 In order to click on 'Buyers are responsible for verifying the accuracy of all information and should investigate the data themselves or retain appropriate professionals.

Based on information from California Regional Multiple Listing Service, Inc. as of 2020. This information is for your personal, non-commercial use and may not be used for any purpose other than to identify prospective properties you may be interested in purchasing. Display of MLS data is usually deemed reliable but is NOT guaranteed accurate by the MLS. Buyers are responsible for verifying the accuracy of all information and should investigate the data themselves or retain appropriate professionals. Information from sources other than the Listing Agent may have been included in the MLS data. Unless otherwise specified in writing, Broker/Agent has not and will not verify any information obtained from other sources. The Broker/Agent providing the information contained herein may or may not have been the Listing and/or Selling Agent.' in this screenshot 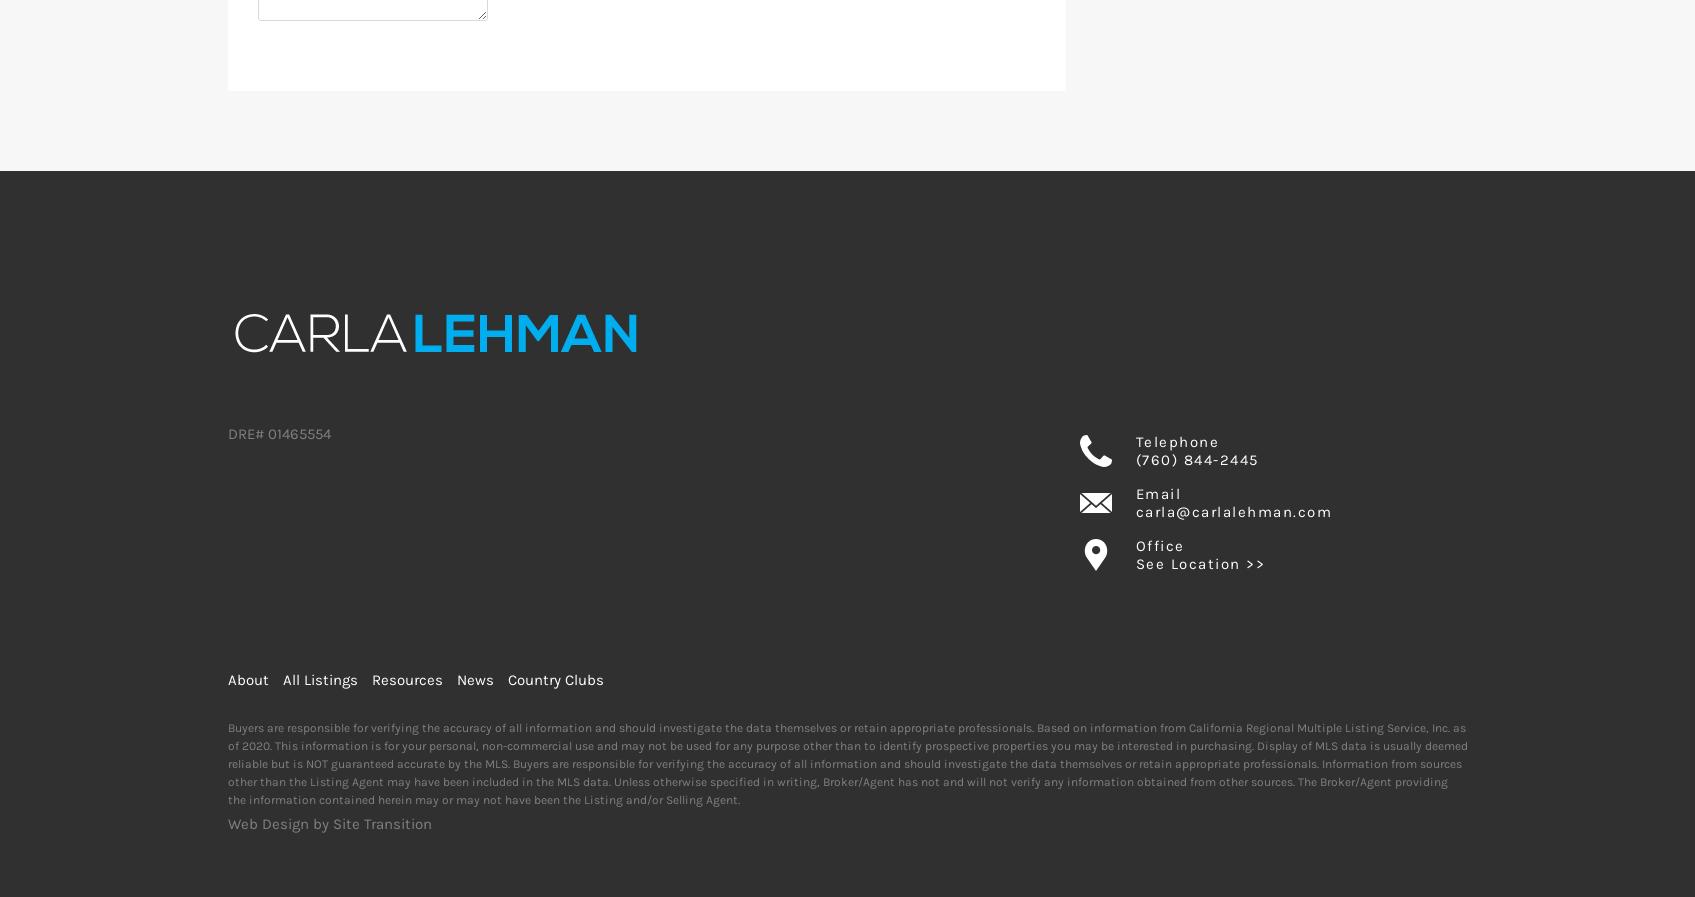, I will do `click(846, 763)`.